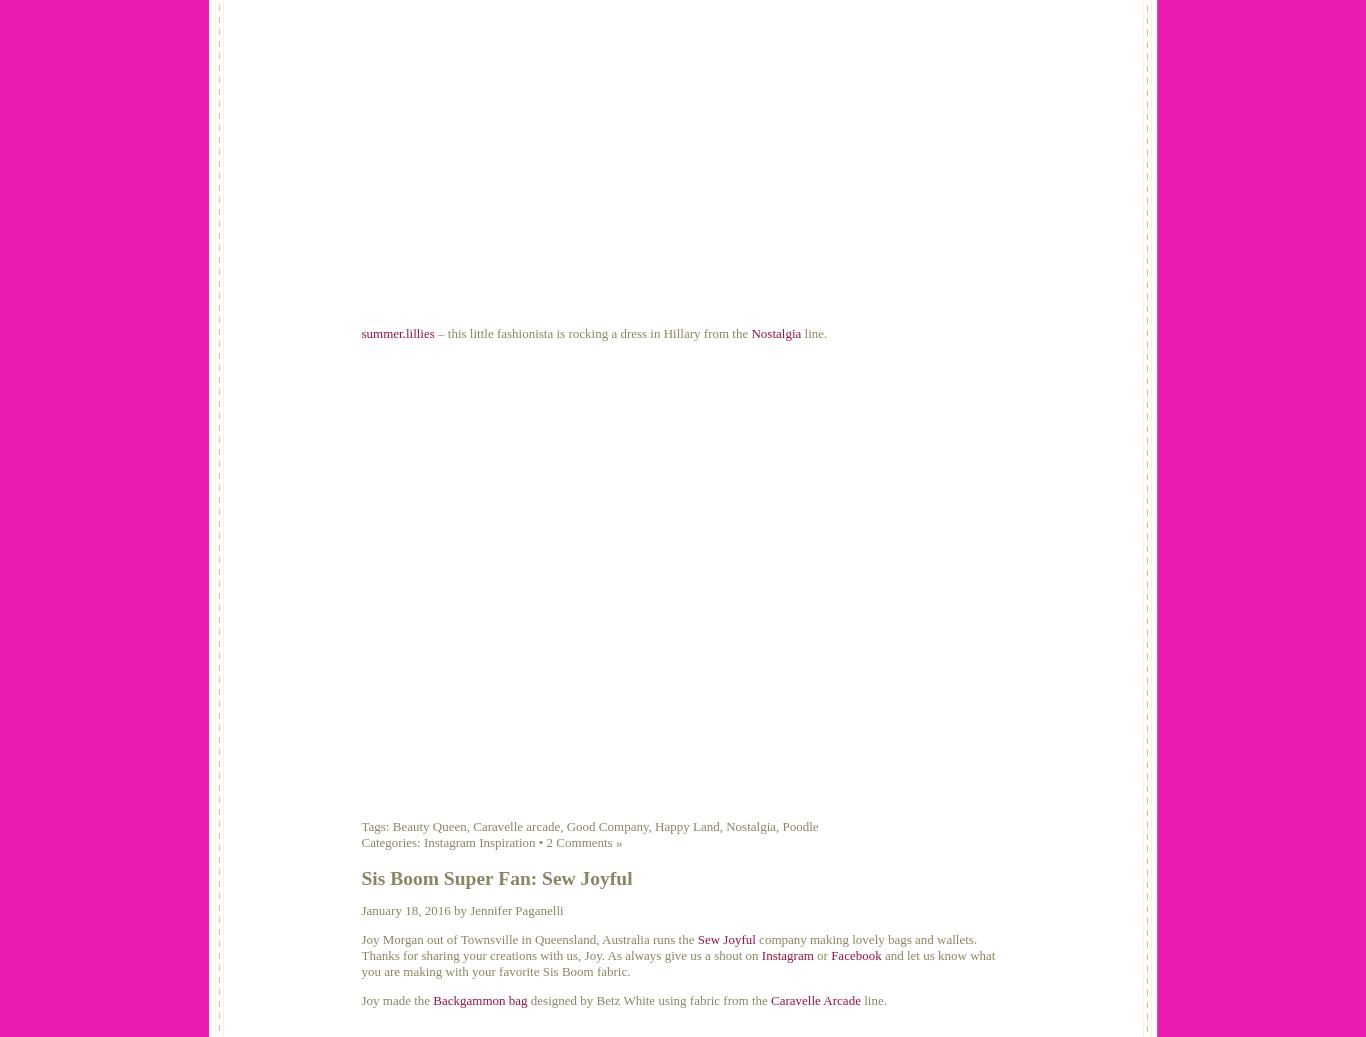 The width and height of the screenshot is (1366, 1037). I want to click on 'Joy made the', so click(395, 999).